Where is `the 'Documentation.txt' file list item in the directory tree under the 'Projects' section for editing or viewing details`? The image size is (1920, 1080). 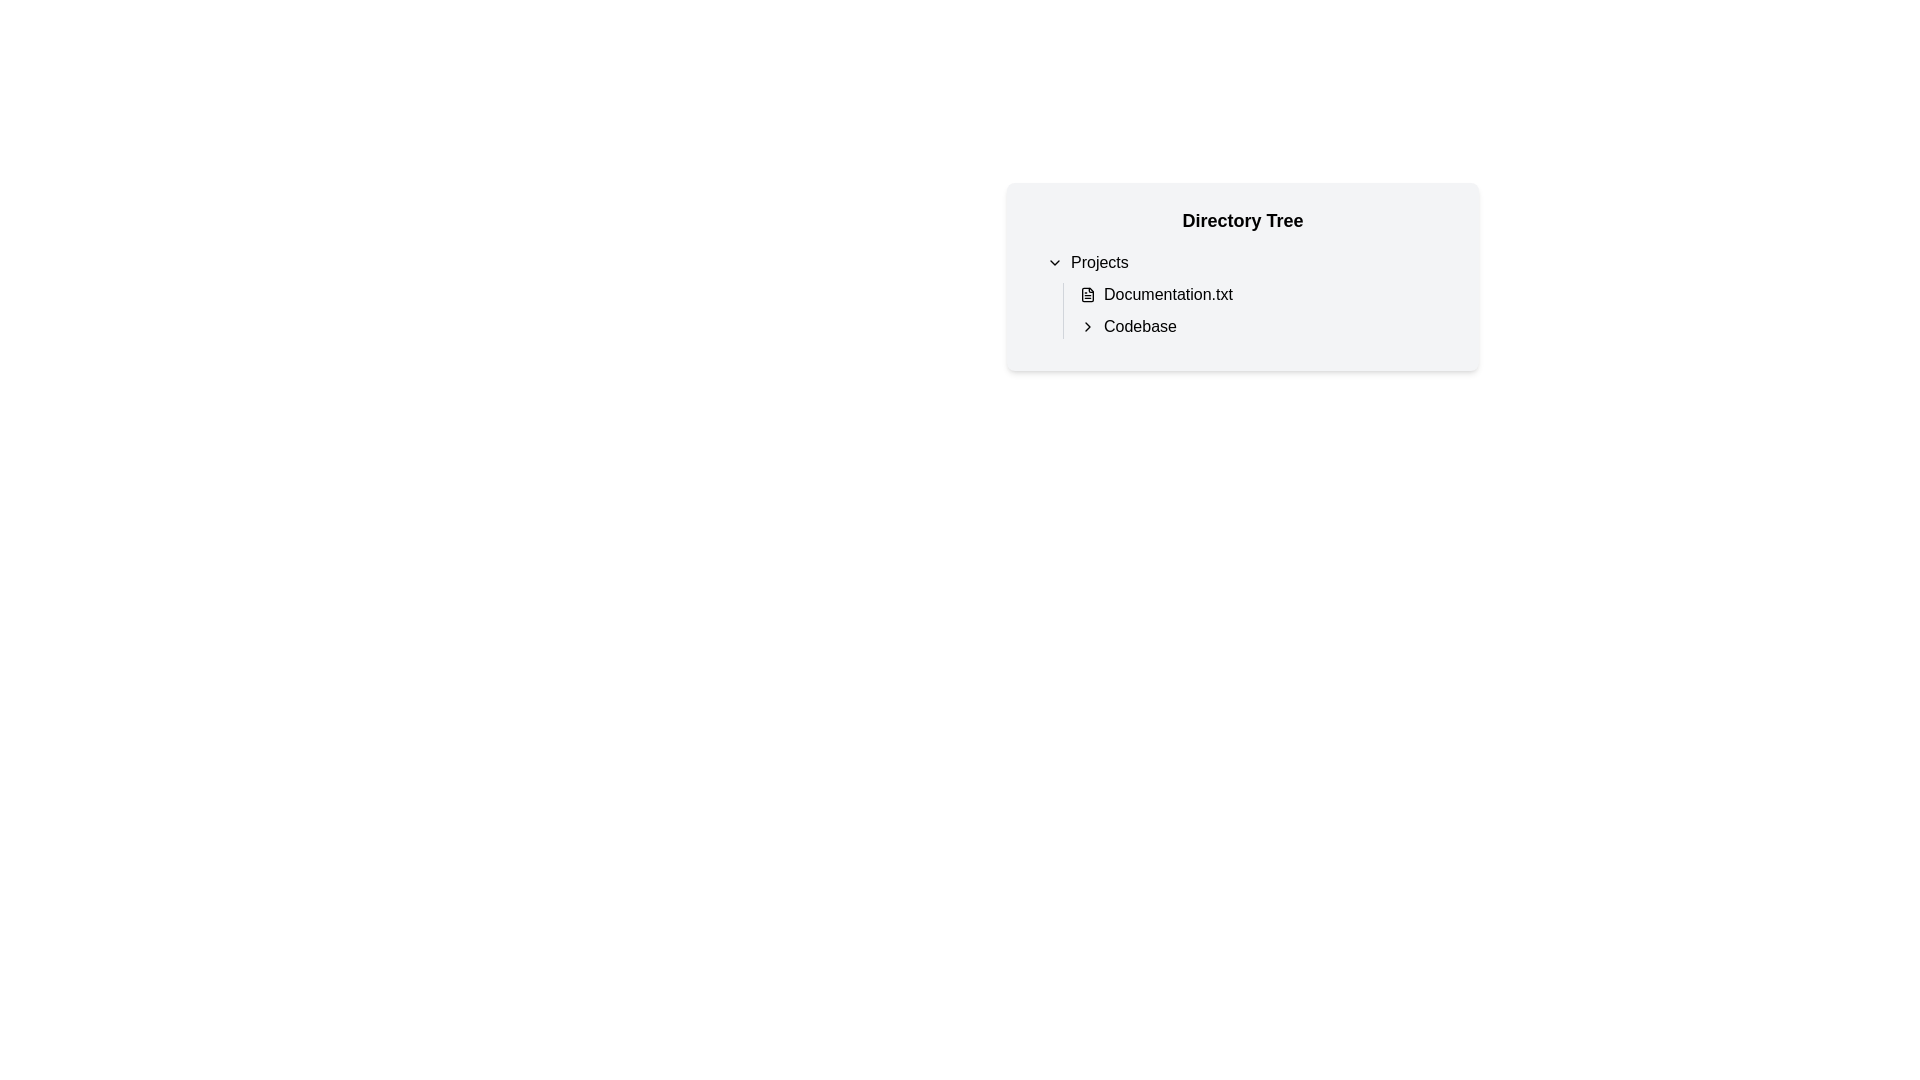 the 'Documentation.txt' file list item in the directory tree under the 'Projects' section for editing or viewing details is located at coordinates (1250, 294).